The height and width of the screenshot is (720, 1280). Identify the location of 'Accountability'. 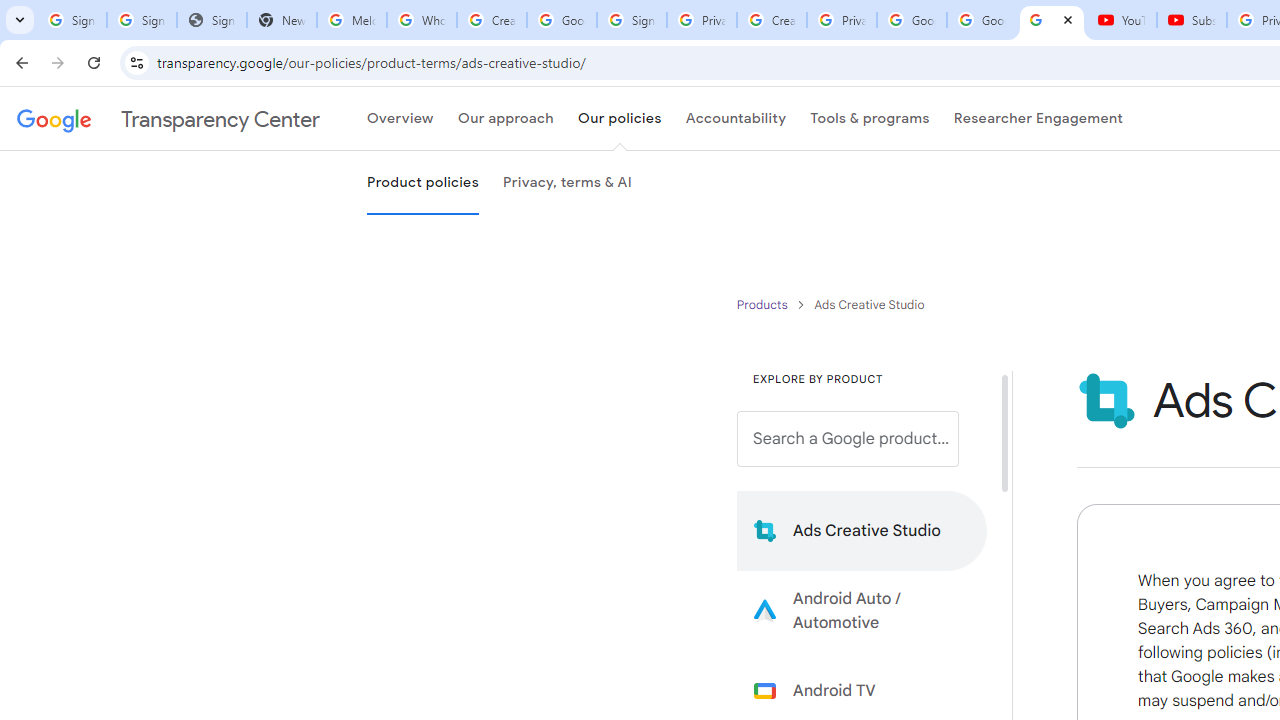
(735, 119).